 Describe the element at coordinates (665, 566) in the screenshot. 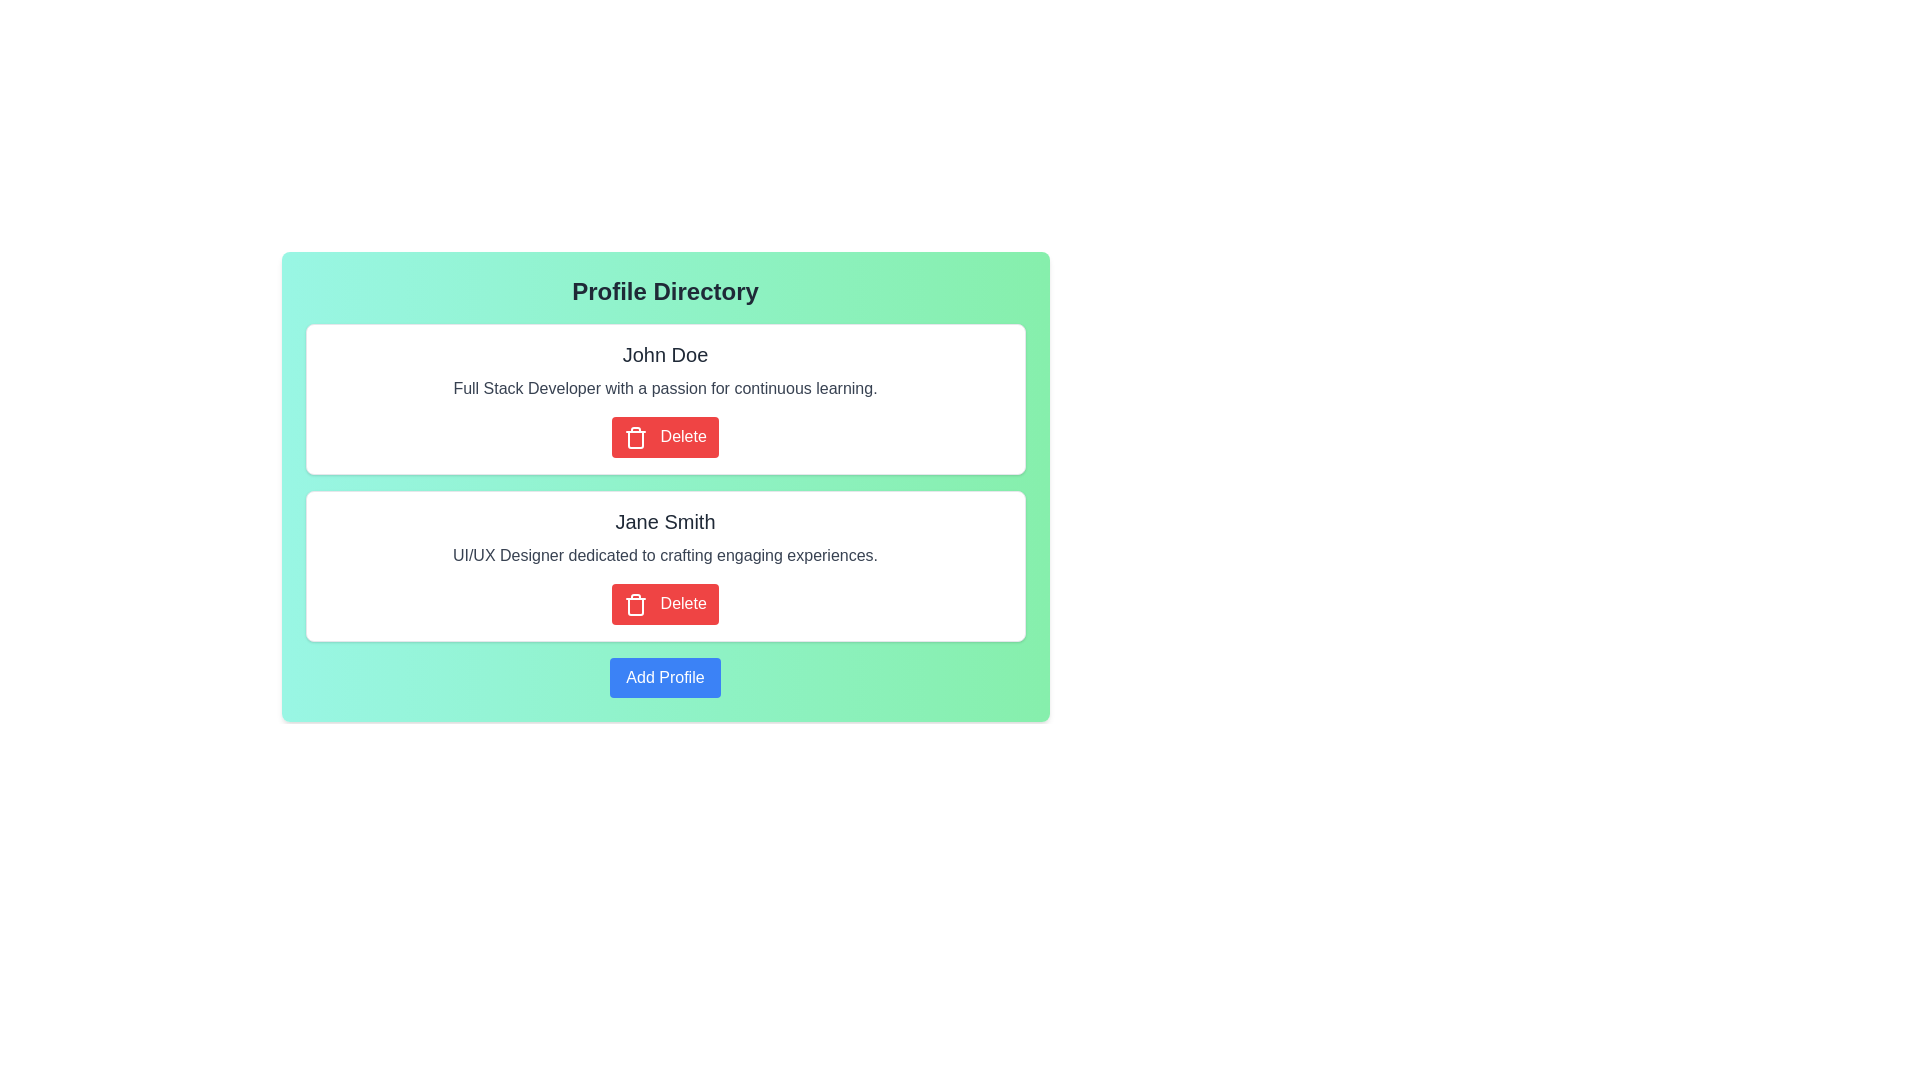

I see `profile information from the second user profile card located in the green-background section labeled 'Profile Directory'` at that location.